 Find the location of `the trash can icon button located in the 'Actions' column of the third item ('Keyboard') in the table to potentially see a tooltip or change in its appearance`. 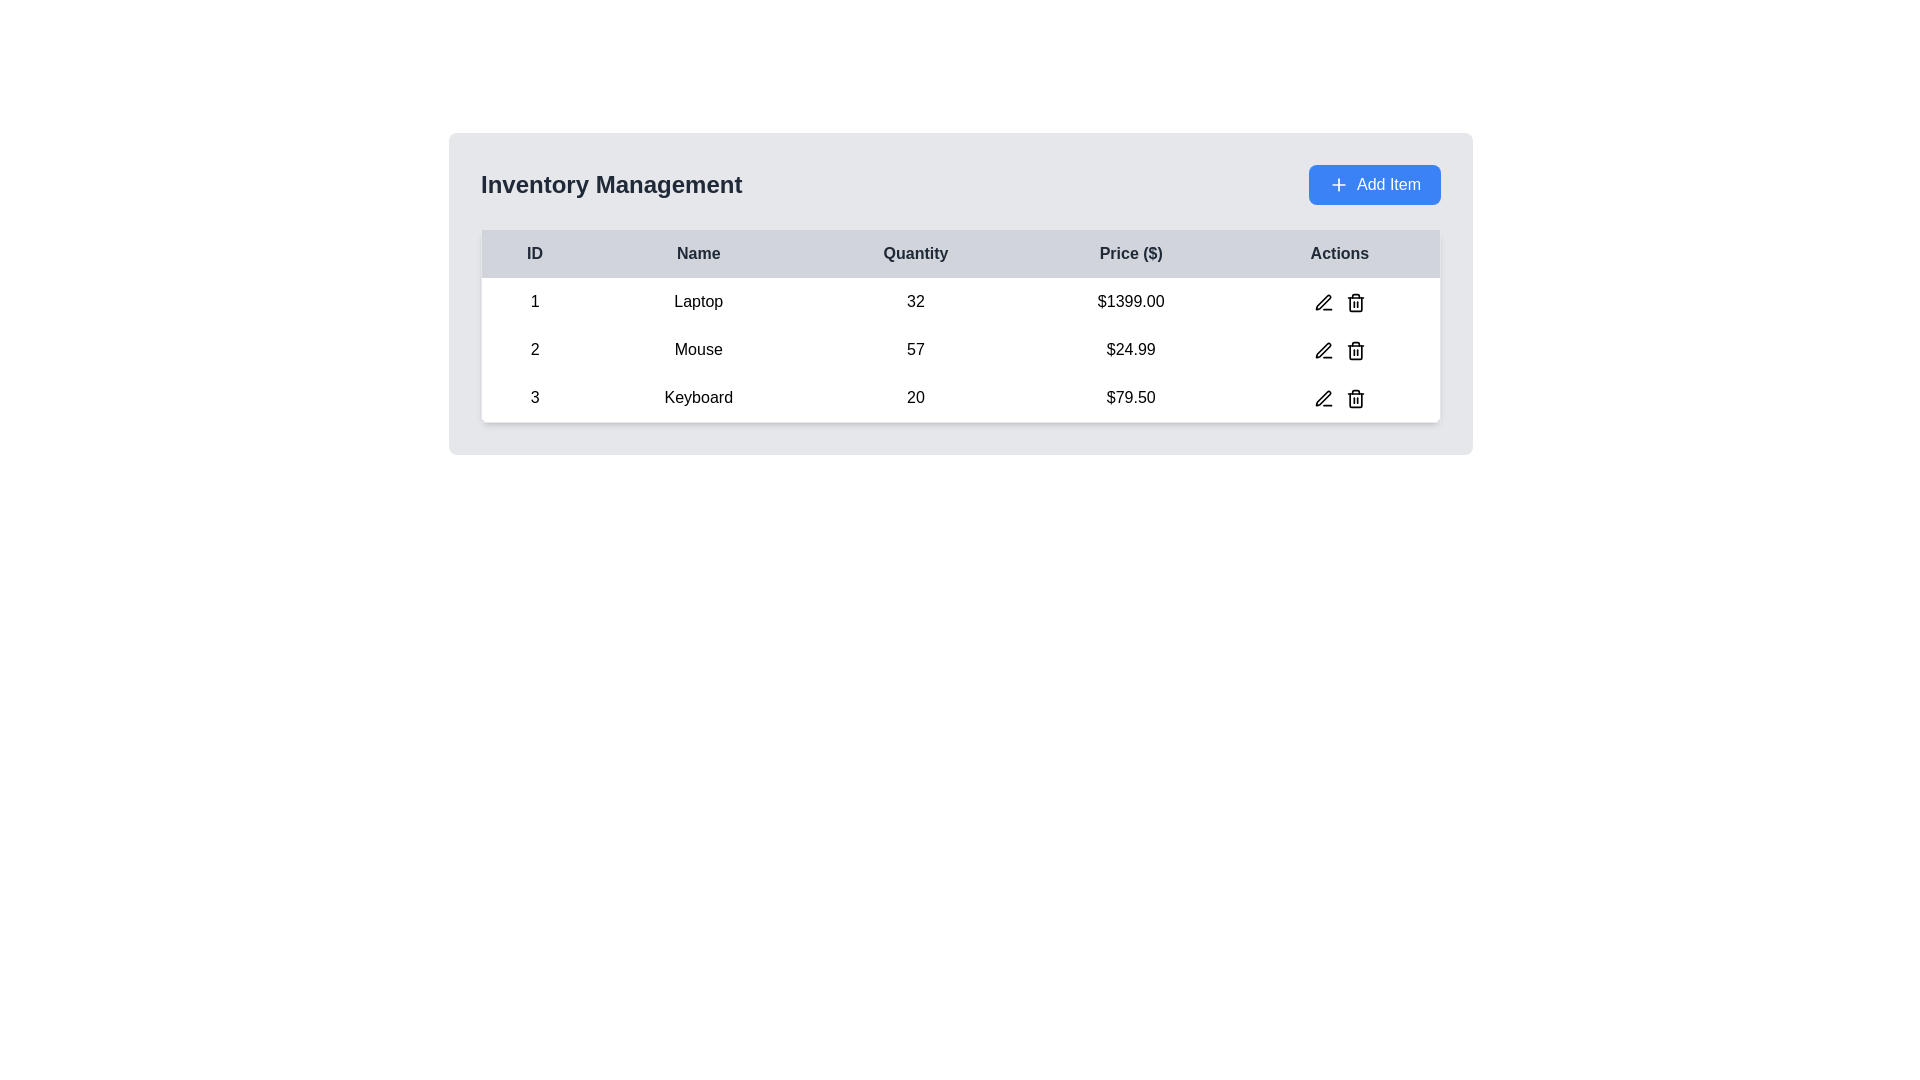

the trash can icon button located in the 'Actions' column of the third item ('Keyboard') in the table to potentially see a tooltip or change in its appearance is located at coordinates (1355, 397).